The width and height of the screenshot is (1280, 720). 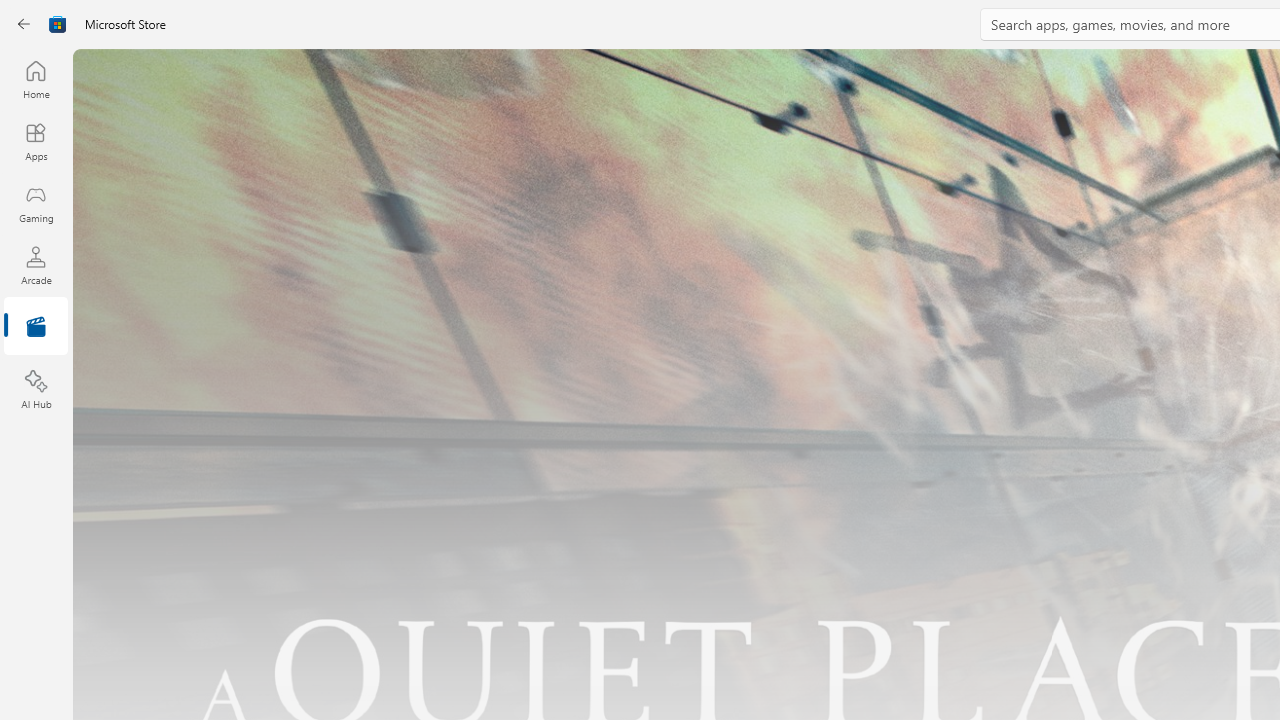 What do you see at coordinates (35, 203) in the screenshot?
I see `'Gaming'` at bounding box center [35, 203].